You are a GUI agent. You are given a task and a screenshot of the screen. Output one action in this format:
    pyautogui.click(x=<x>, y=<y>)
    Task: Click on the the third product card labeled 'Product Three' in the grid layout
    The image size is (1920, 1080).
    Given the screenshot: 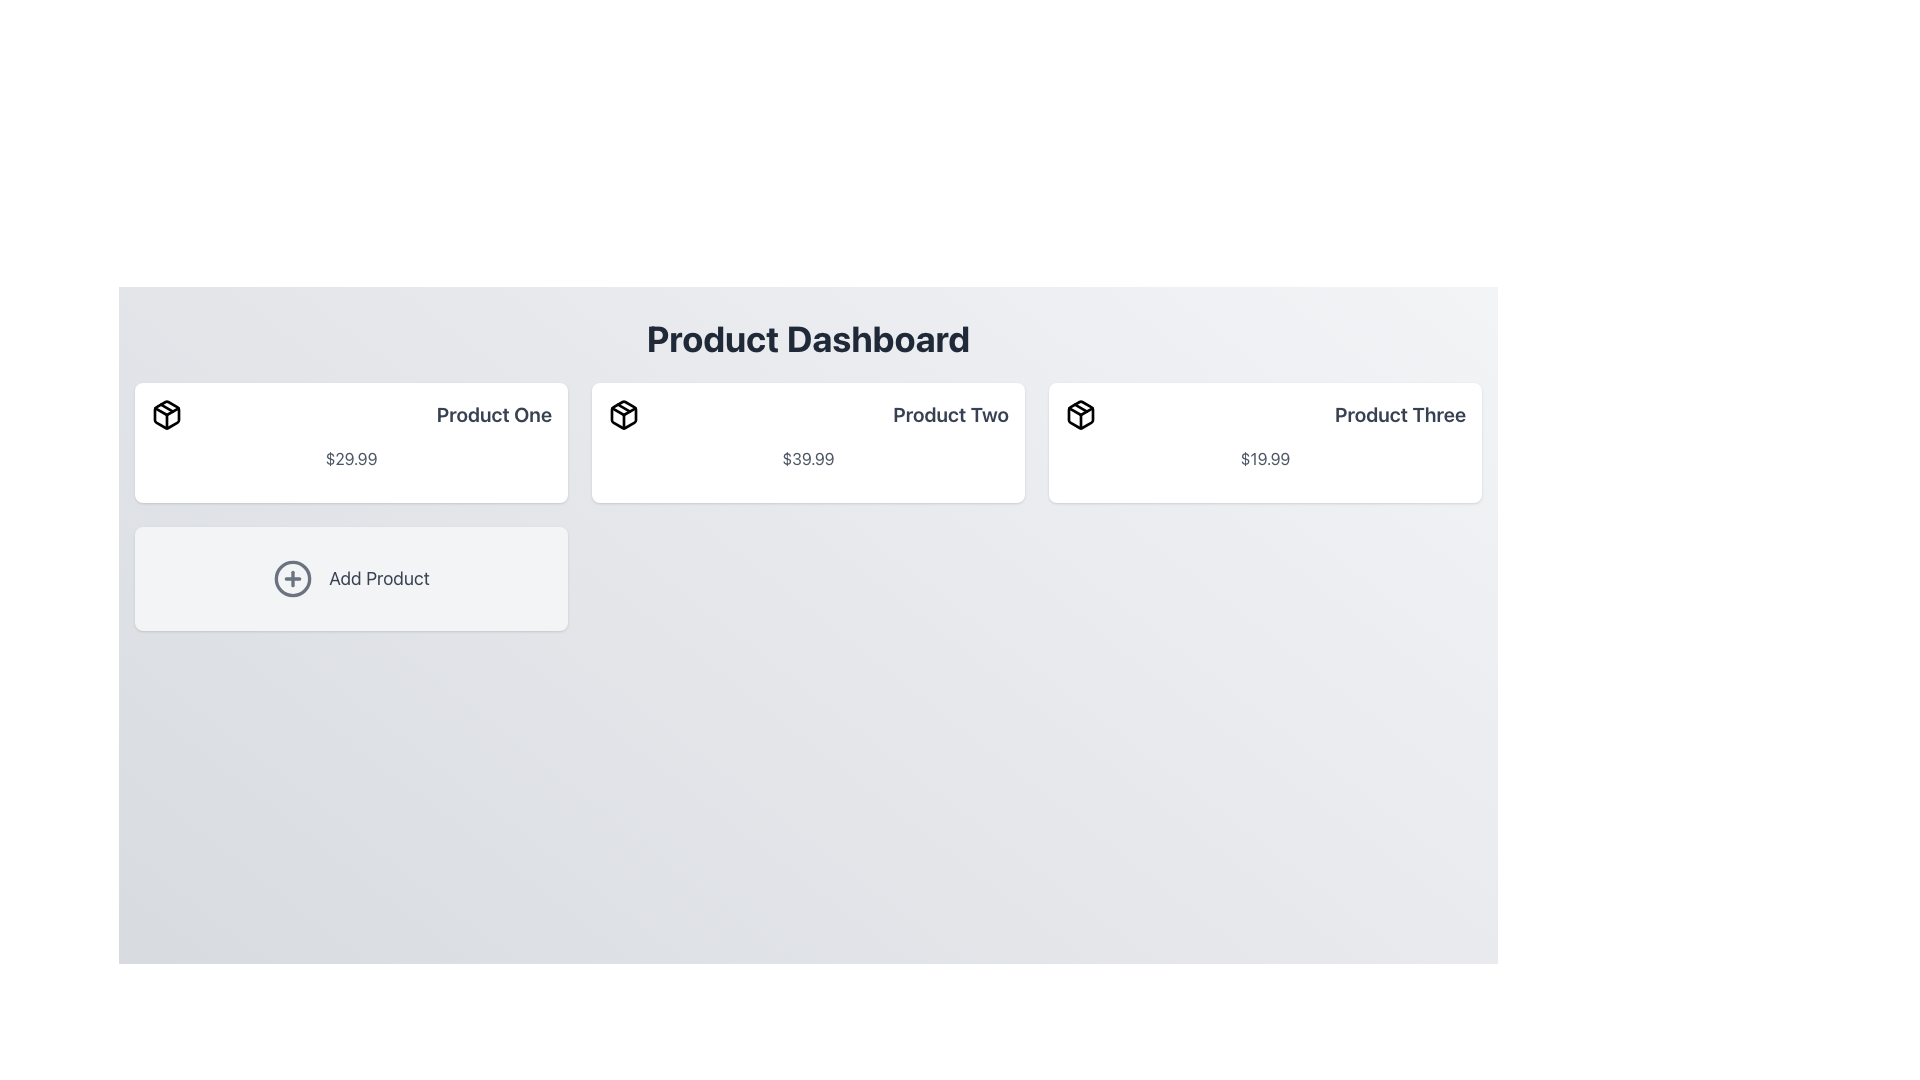 What is the action you would take?
    pyautogui.click(x=1264, y=442)
    